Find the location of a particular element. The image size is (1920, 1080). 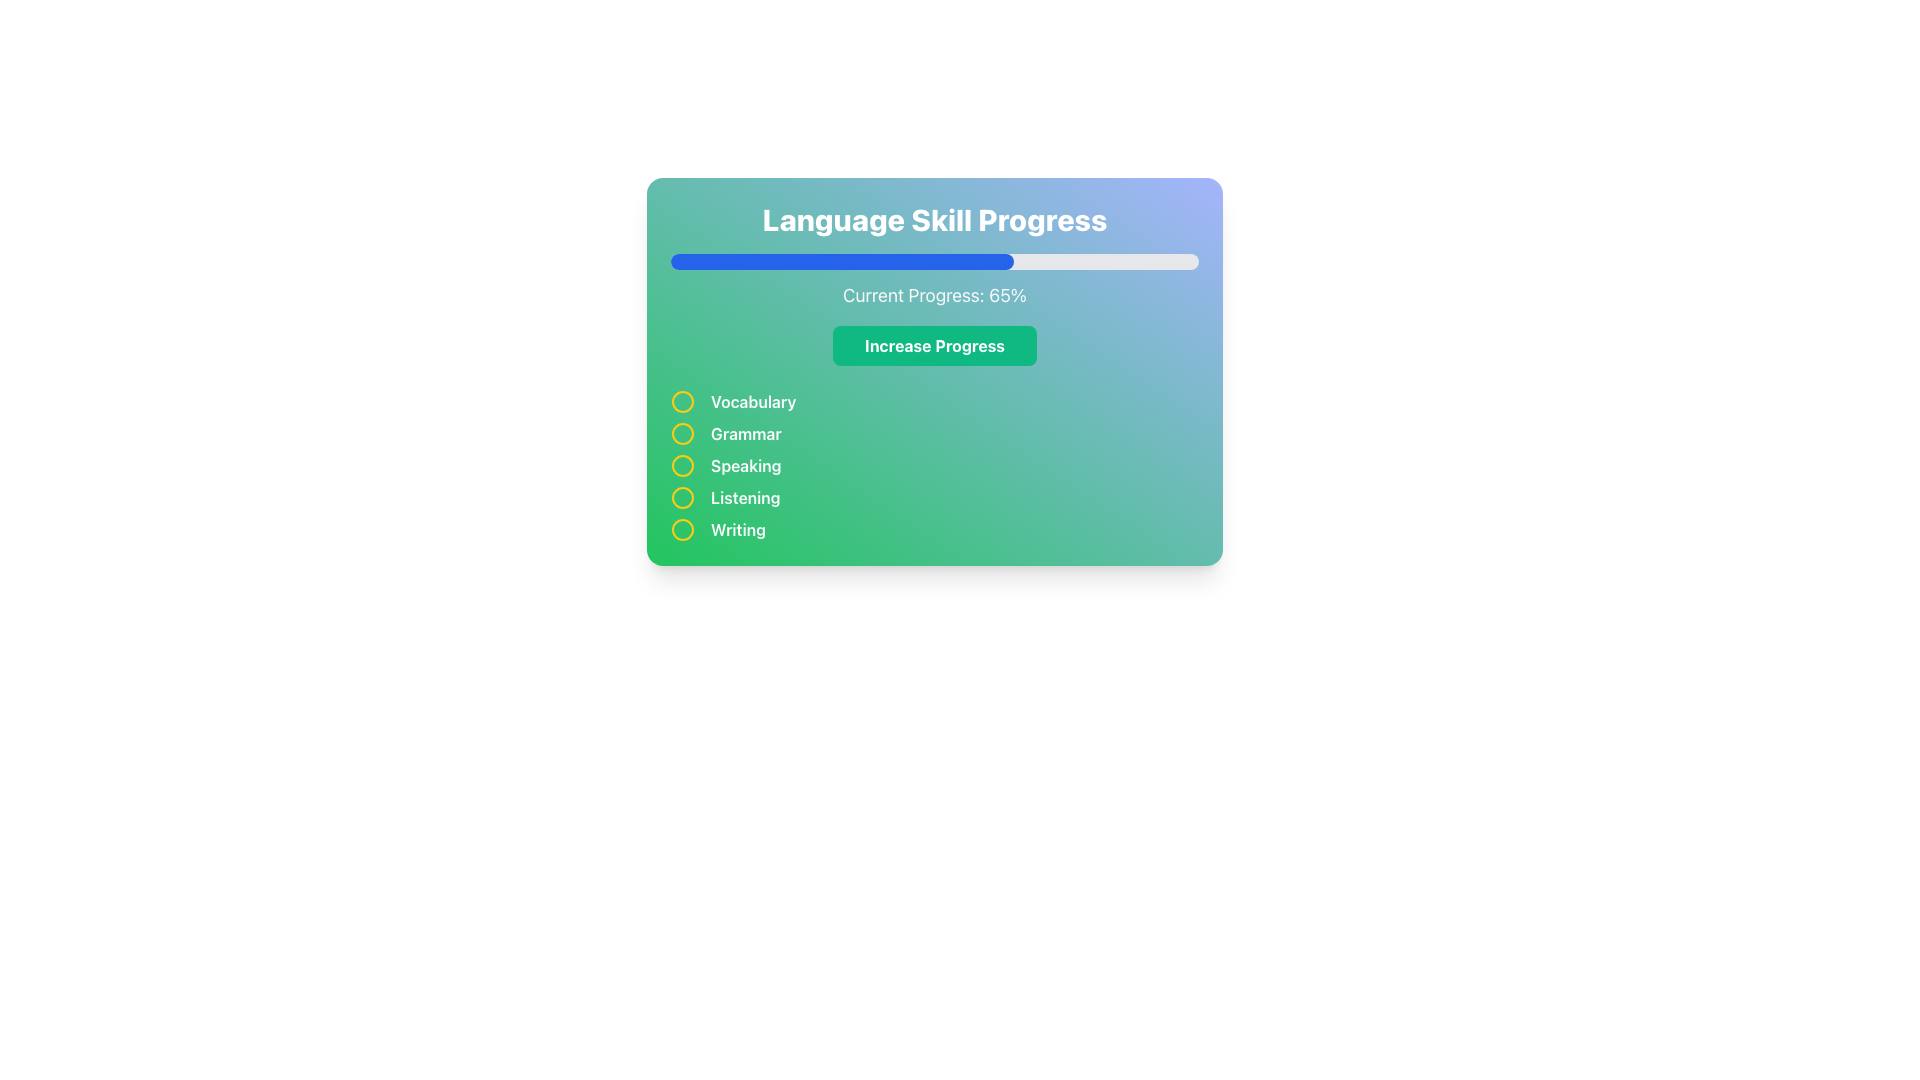

the text label displaying 'Grammar' in bold grayish-white font is located at coordinates (745, 433).